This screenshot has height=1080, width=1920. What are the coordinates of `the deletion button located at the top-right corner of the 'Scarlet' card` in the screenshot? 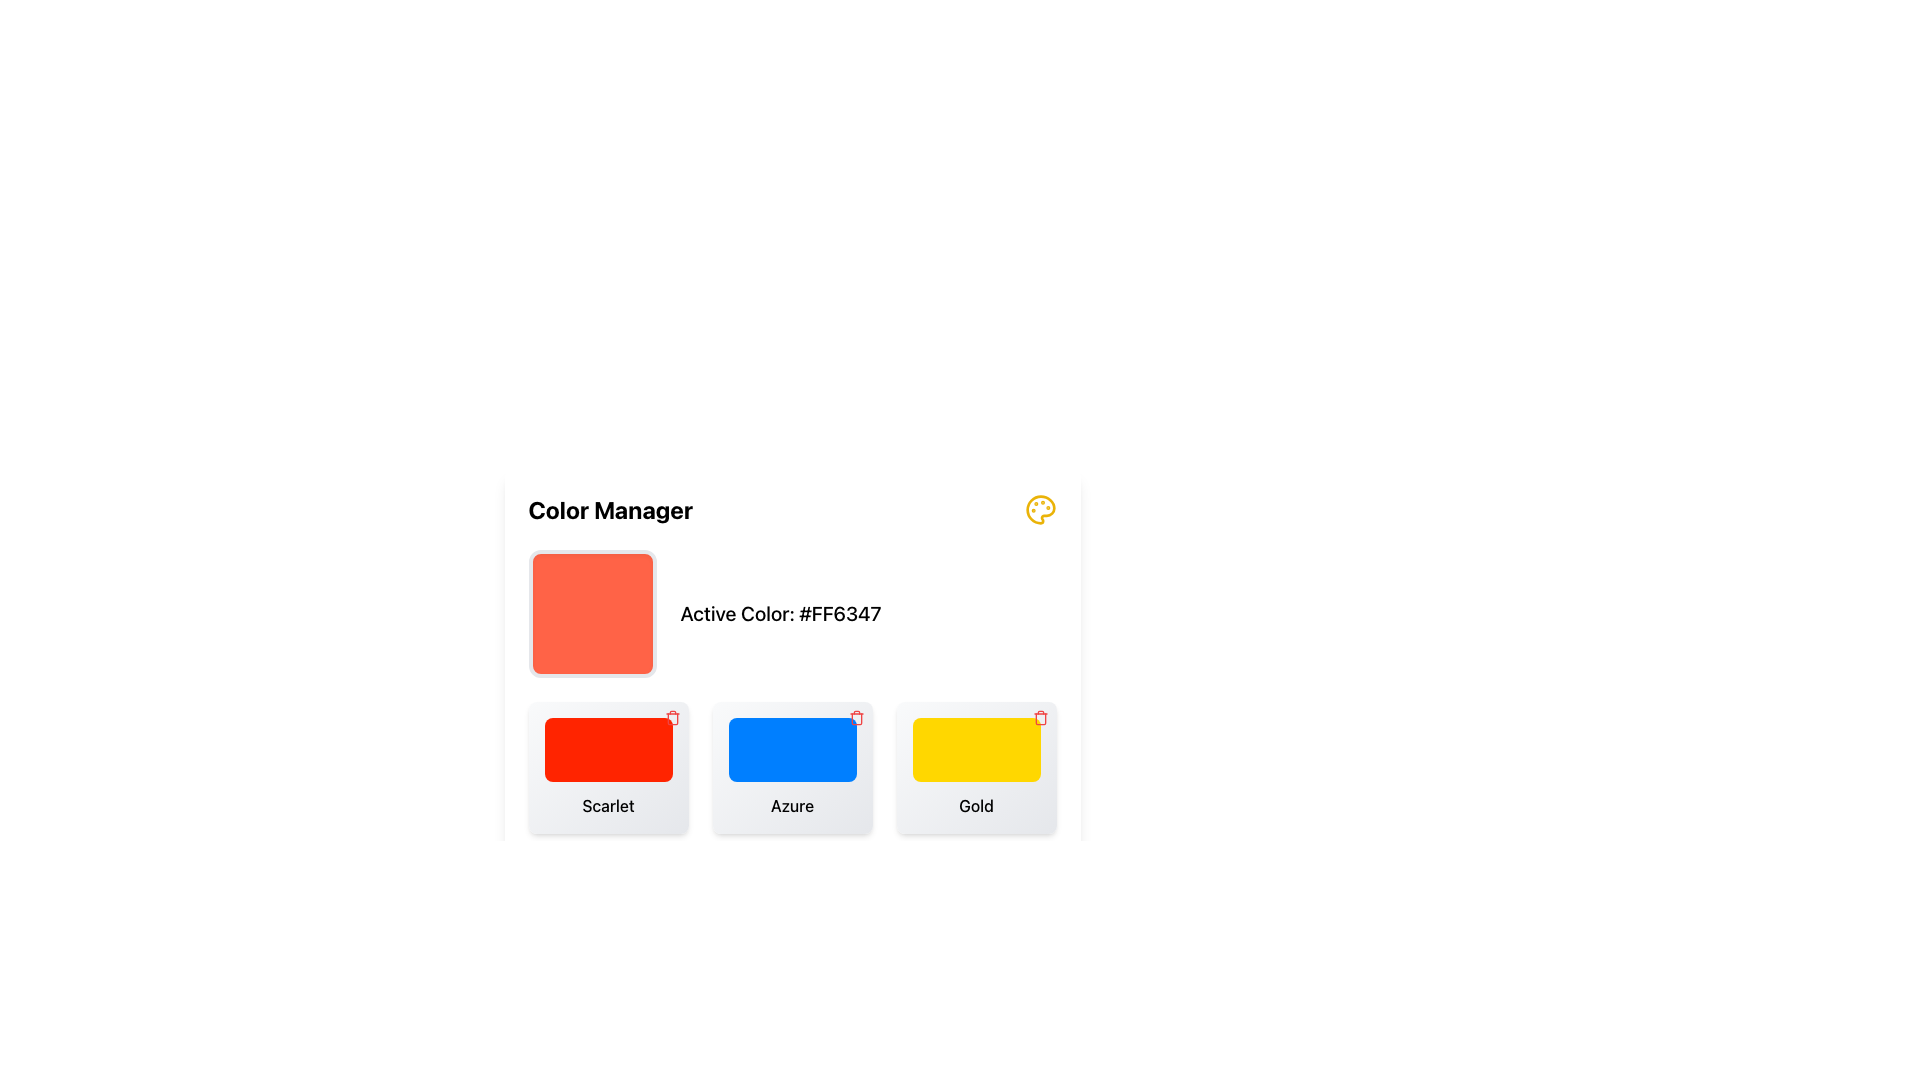 It's located at (672, 716).